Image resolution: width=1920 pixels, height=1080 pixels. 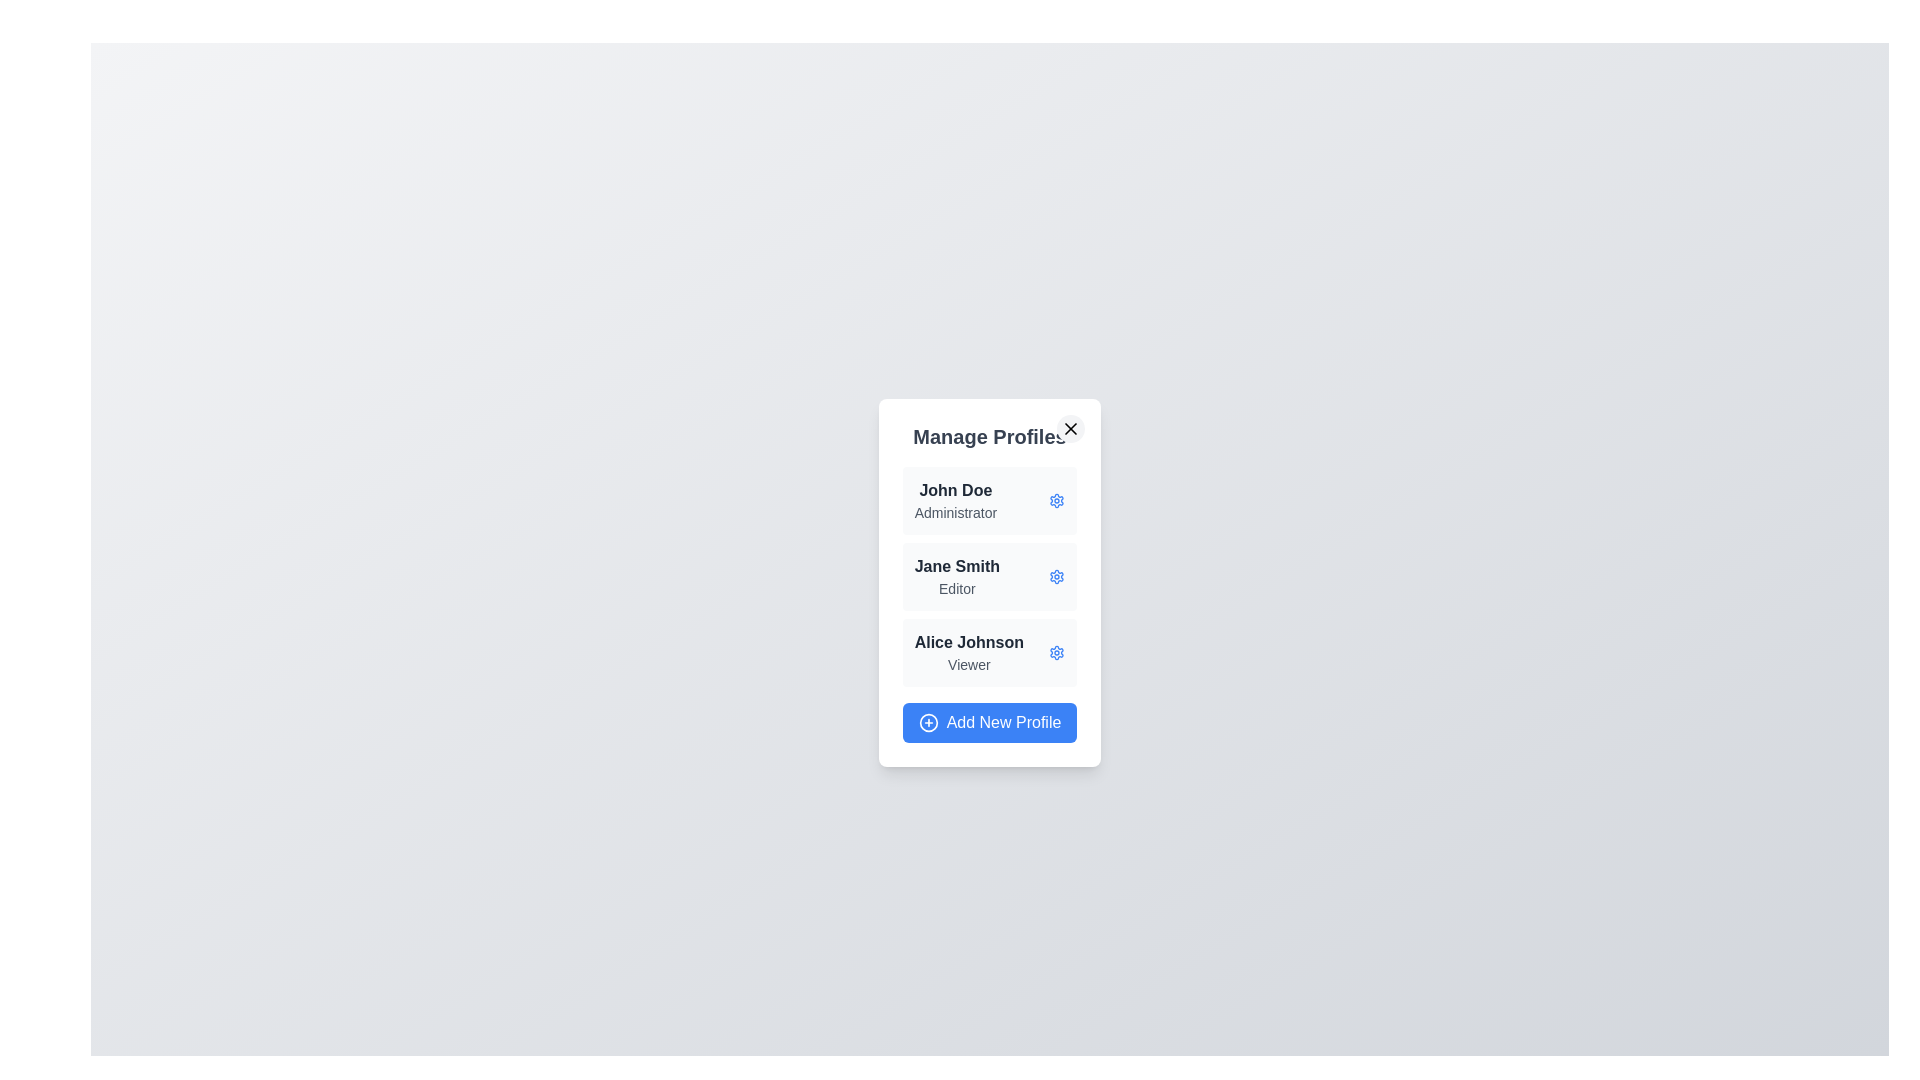 I want to click on gear icon next to the profile named John Doe, so click(x=1056, y=500).